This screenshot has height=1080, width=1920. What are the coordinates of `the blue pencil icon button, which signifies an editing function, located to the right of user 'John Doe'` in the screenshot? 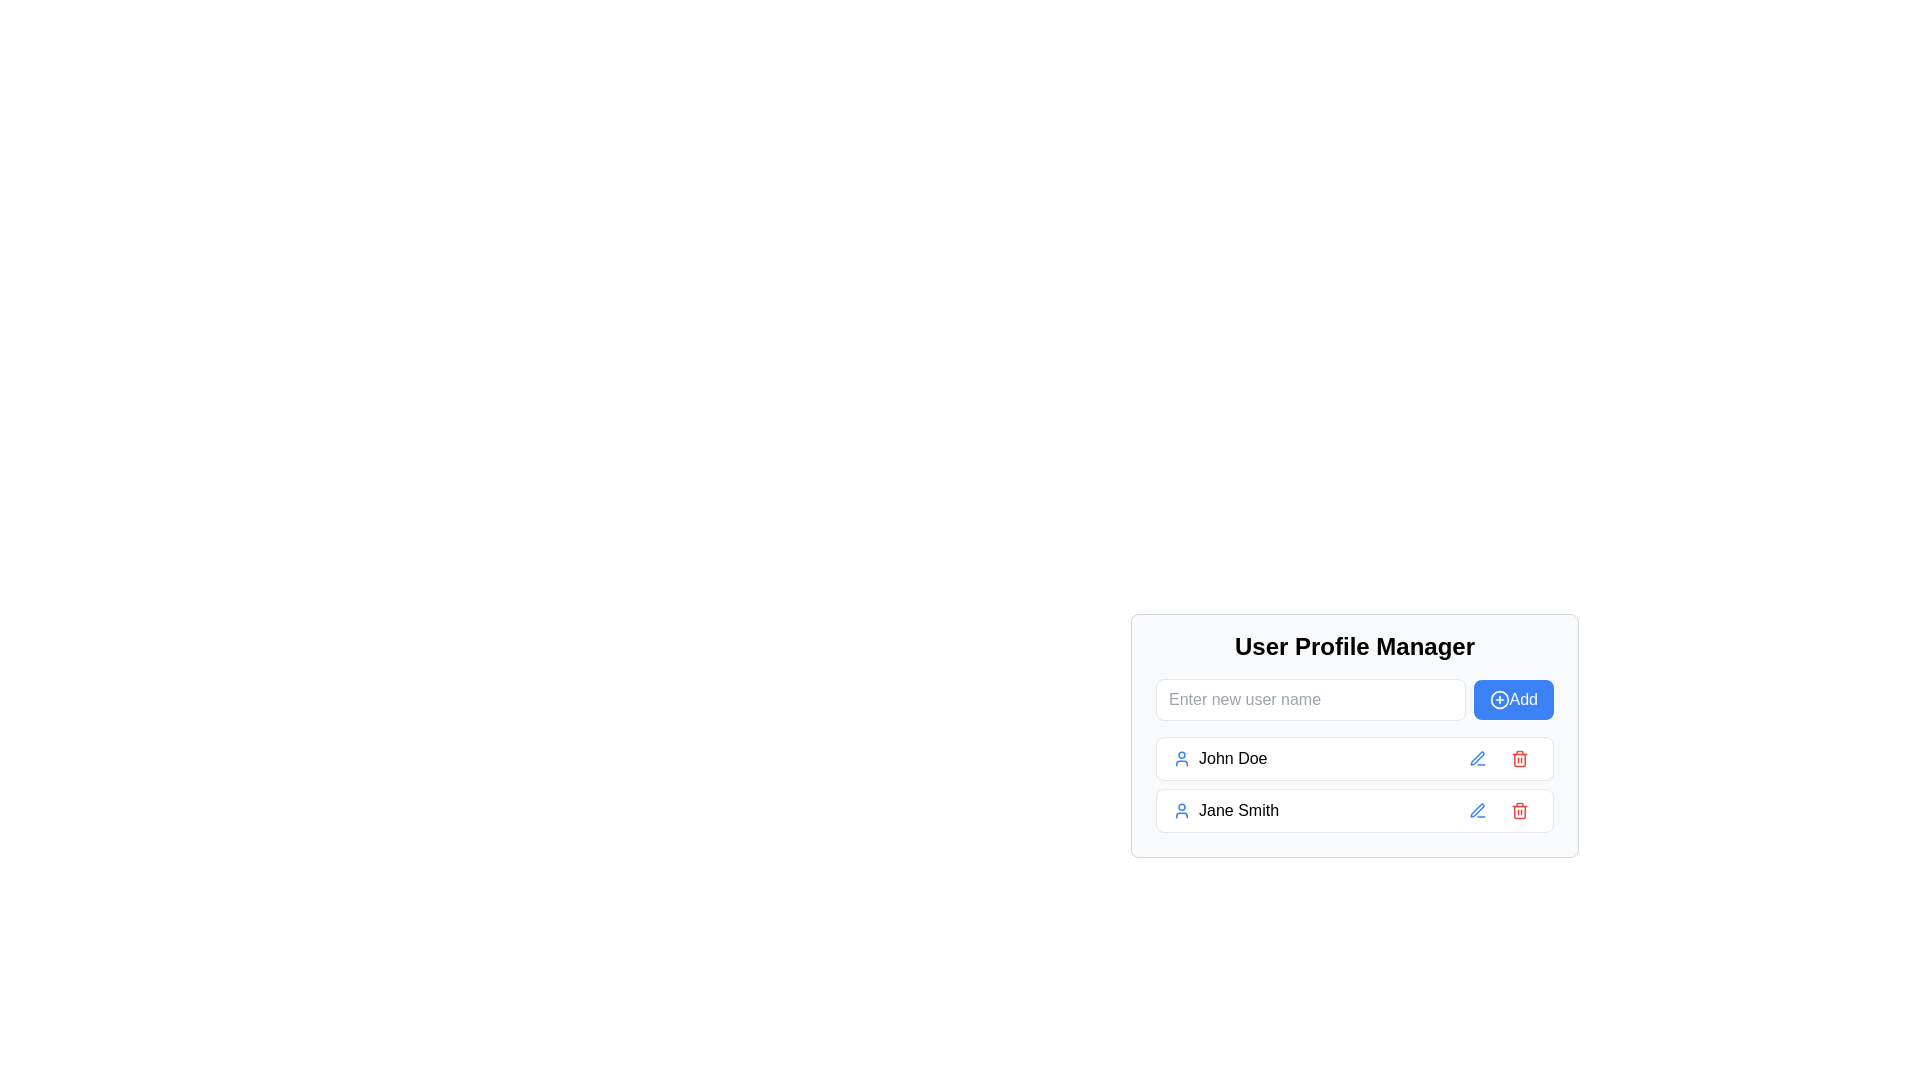 It's located at (1478, 759).